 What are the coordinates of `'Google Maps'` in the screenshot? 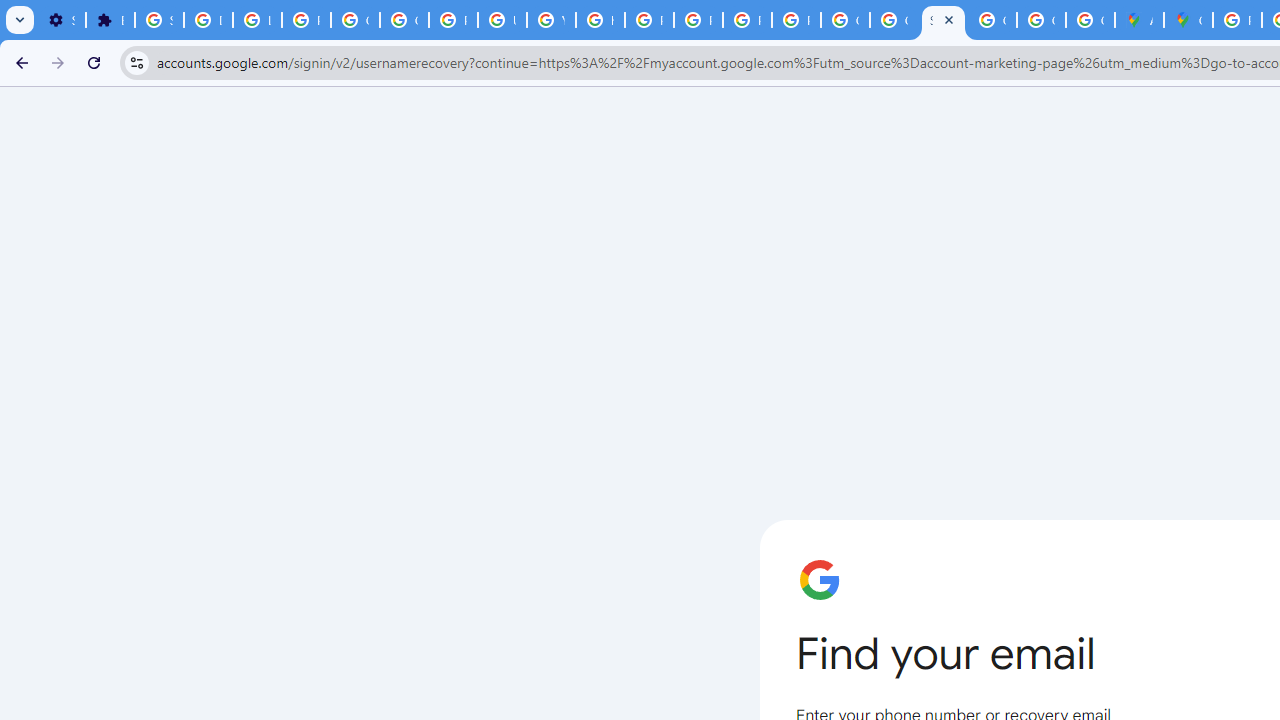 It's located at (1188, 20).